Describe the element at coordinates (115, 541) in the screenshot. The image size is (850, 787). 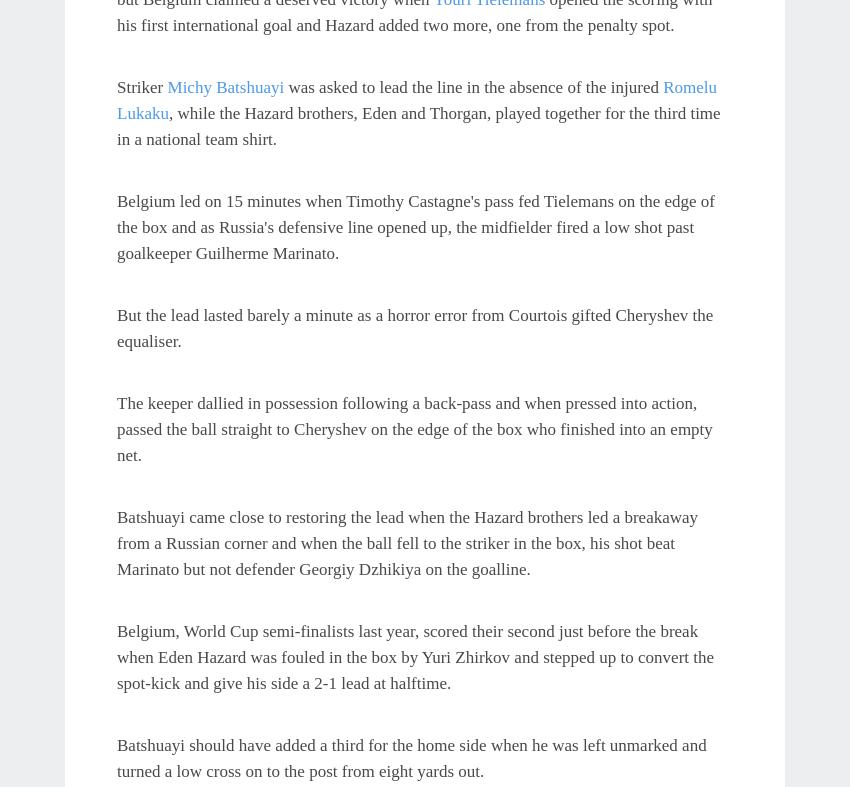
I see `'Batshuayi came close to restoring the lead when the Hazard brothers led a breakaway from a Russian corner and when the ball fell to the striker in the box, his shot beat Marinato but not defender Georgiy Dzhikiya on the goalline.'` at that location.